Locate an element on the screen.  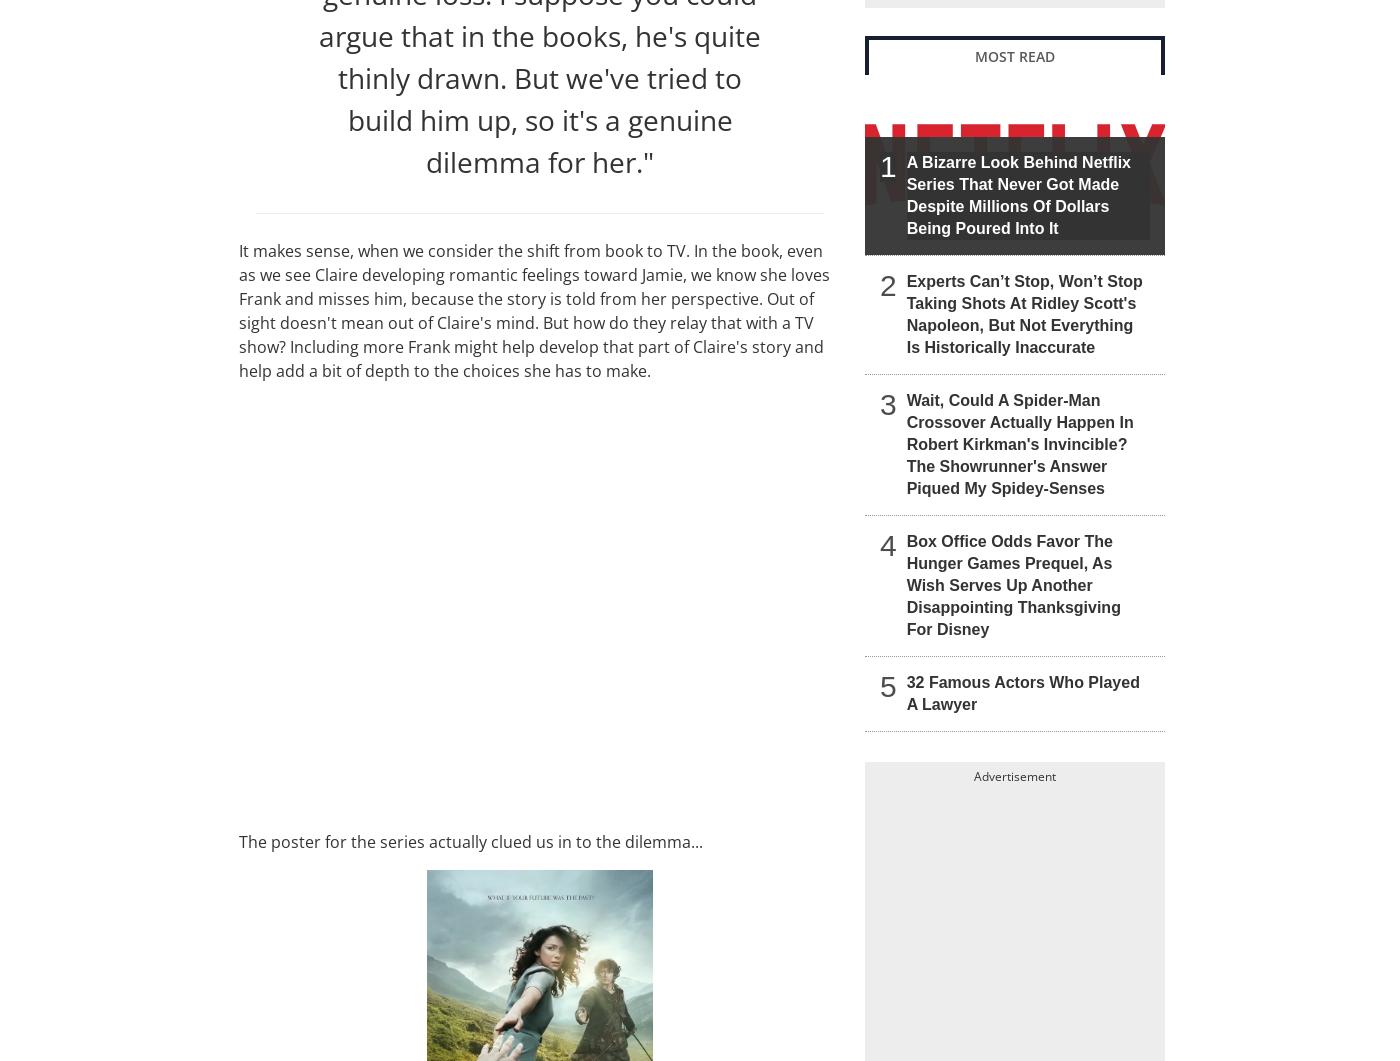
'A Bizarre Look Behind Netflix Series That Never Got Made Despite Millions Of Dollars Being Poured Into It' is located at coordinates (1017, 193).